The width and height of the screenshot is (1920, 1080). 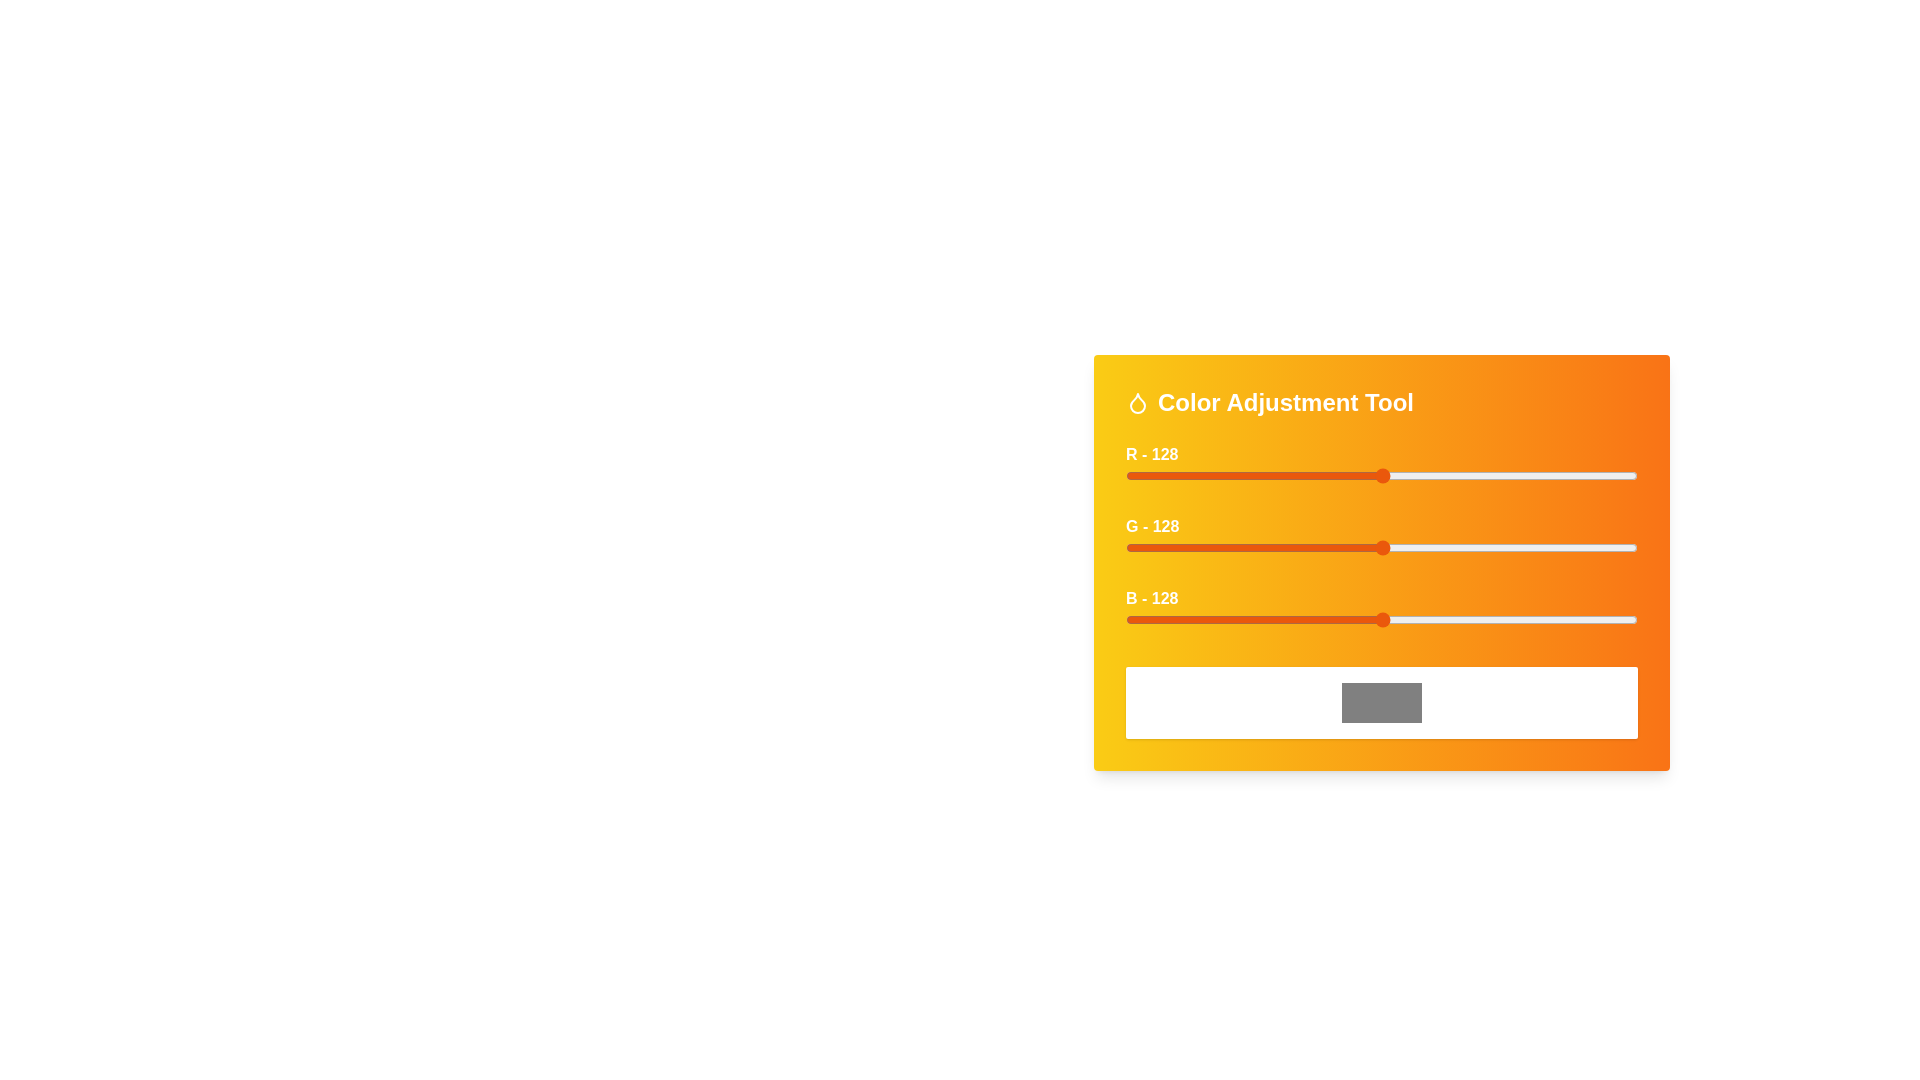 What do you see at coordinates (1300, 619) in the screenshot?
I see `the blue slider to set the blue intensity to 87` at bounding box center [1300, 619].